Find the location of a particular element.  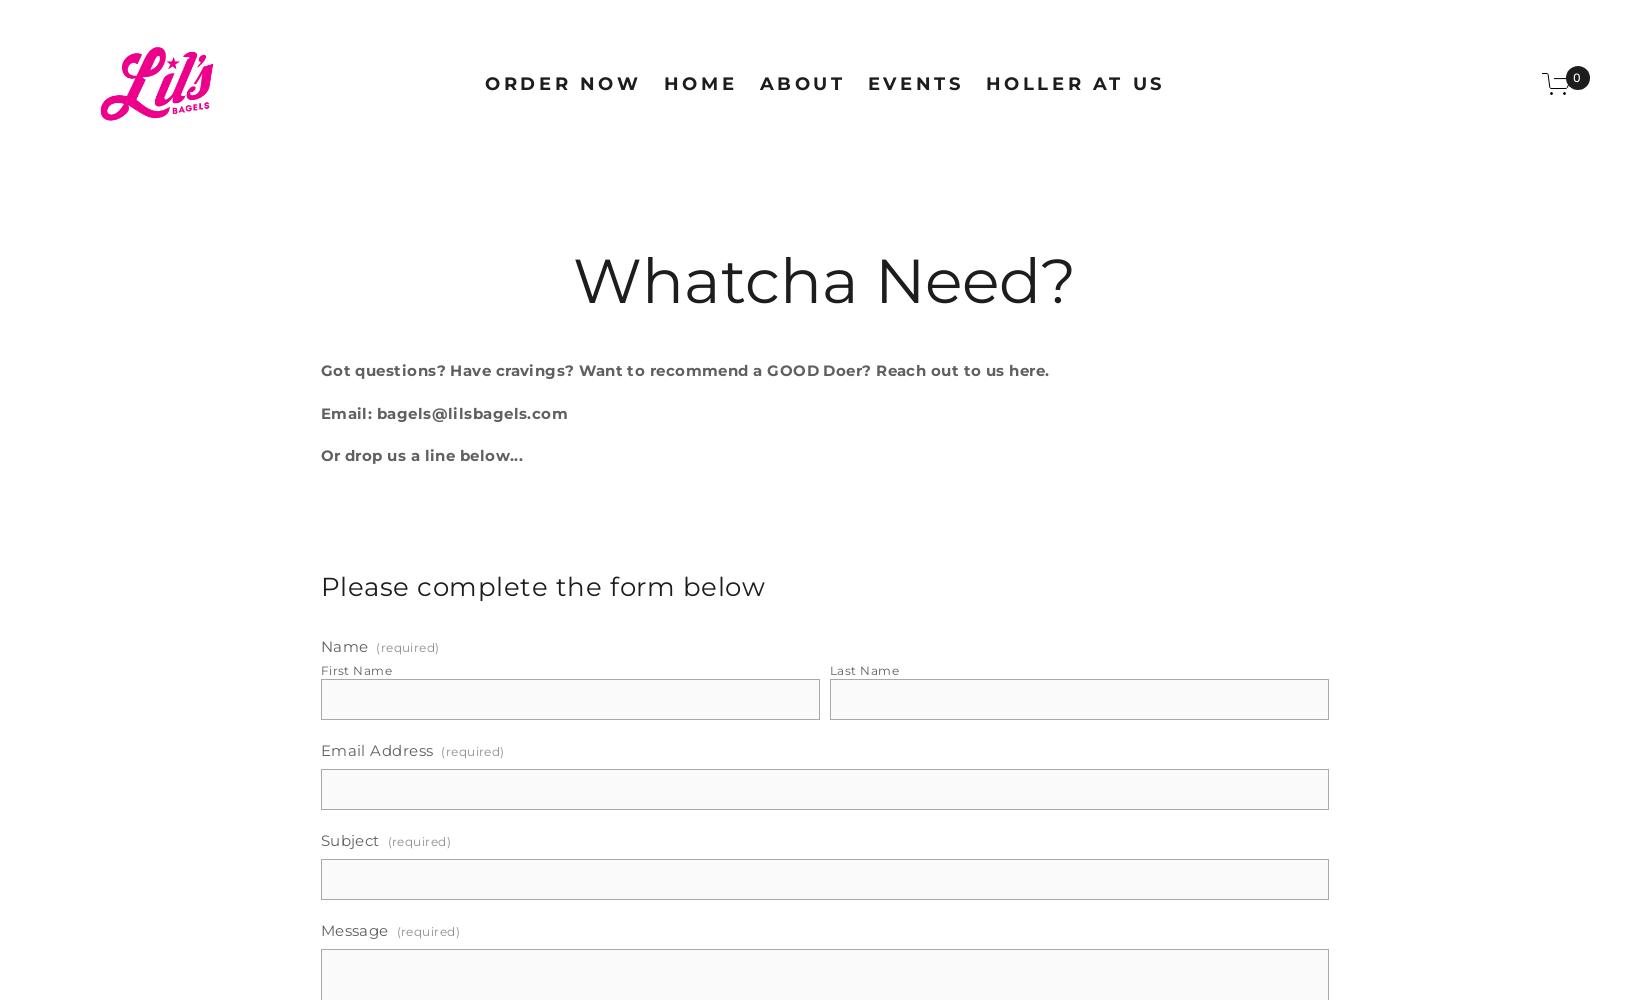

'0' is located at coordinates (1576, 76).